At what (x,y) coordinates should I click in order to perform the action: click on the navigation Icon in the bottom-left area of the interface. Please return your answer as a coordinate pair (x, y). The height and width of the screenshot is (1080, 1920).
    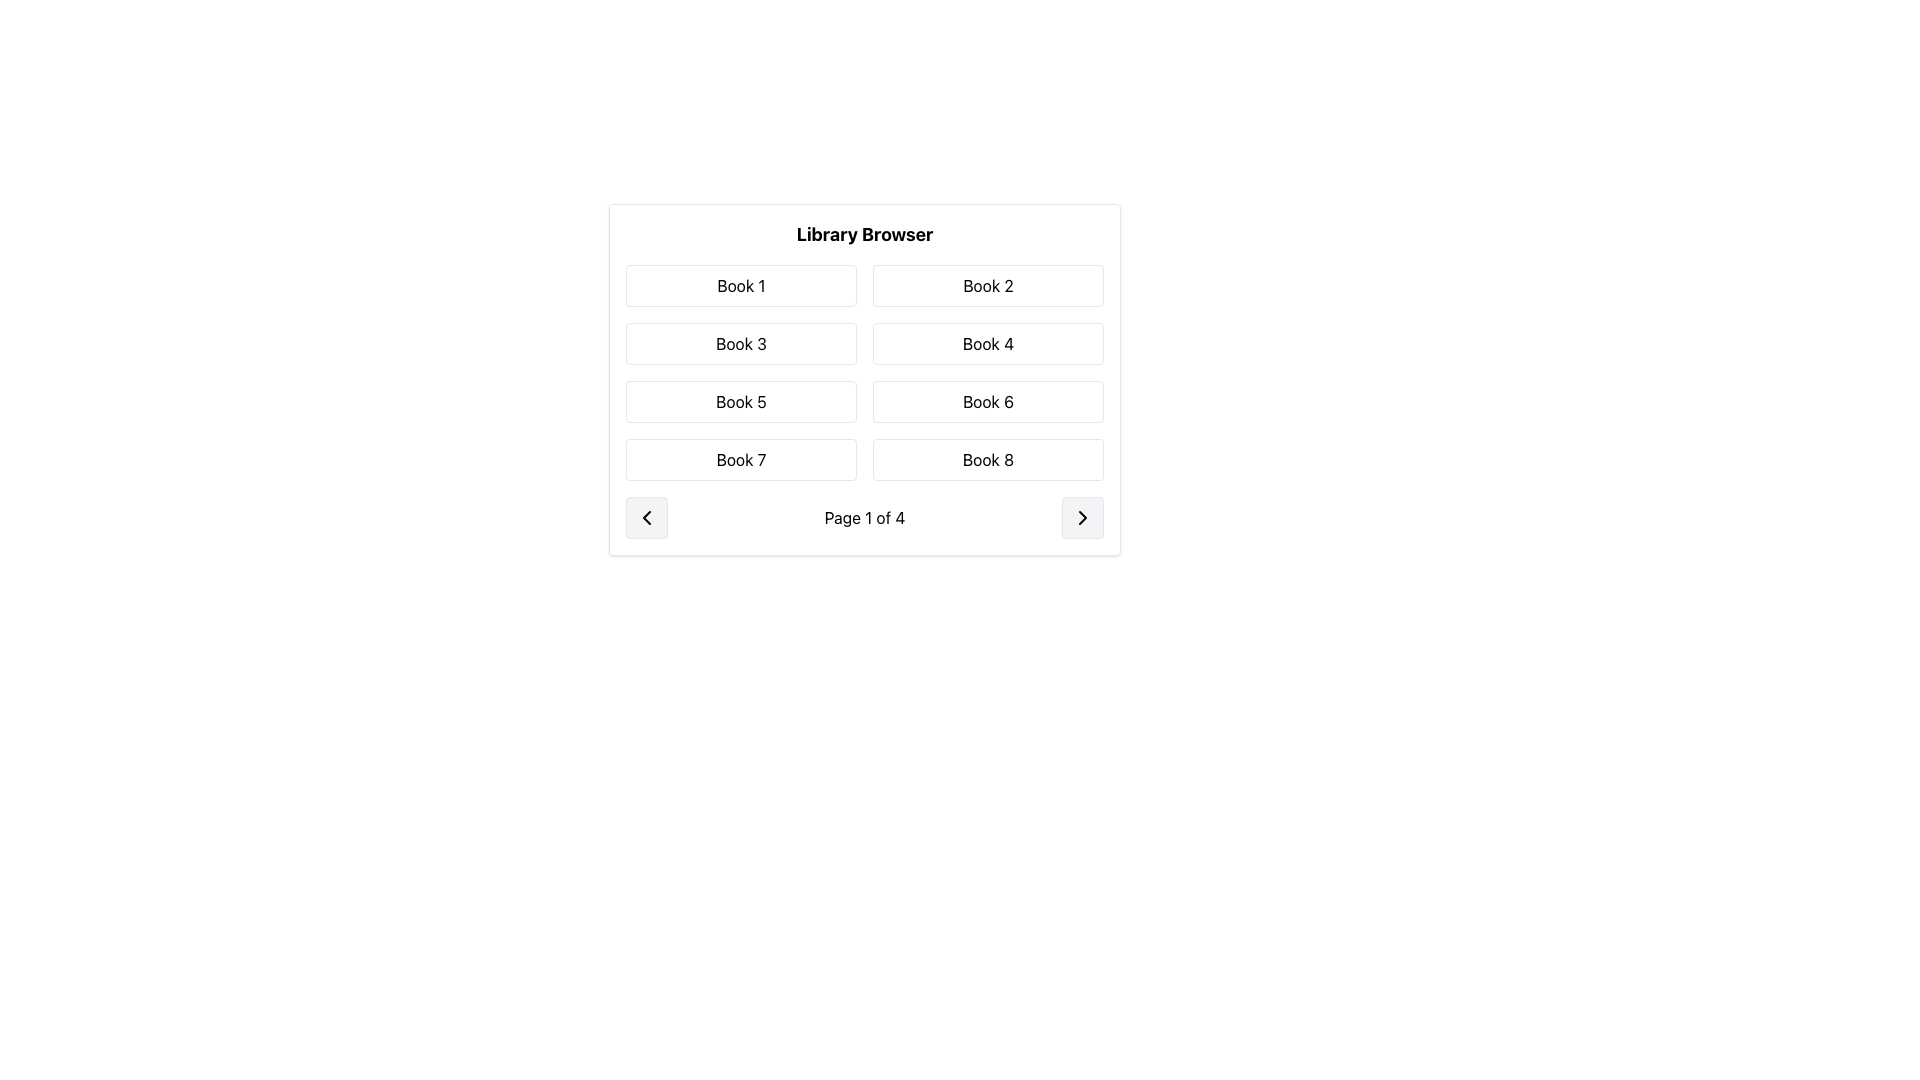
    Looking at the image, I should click on (647, 516).